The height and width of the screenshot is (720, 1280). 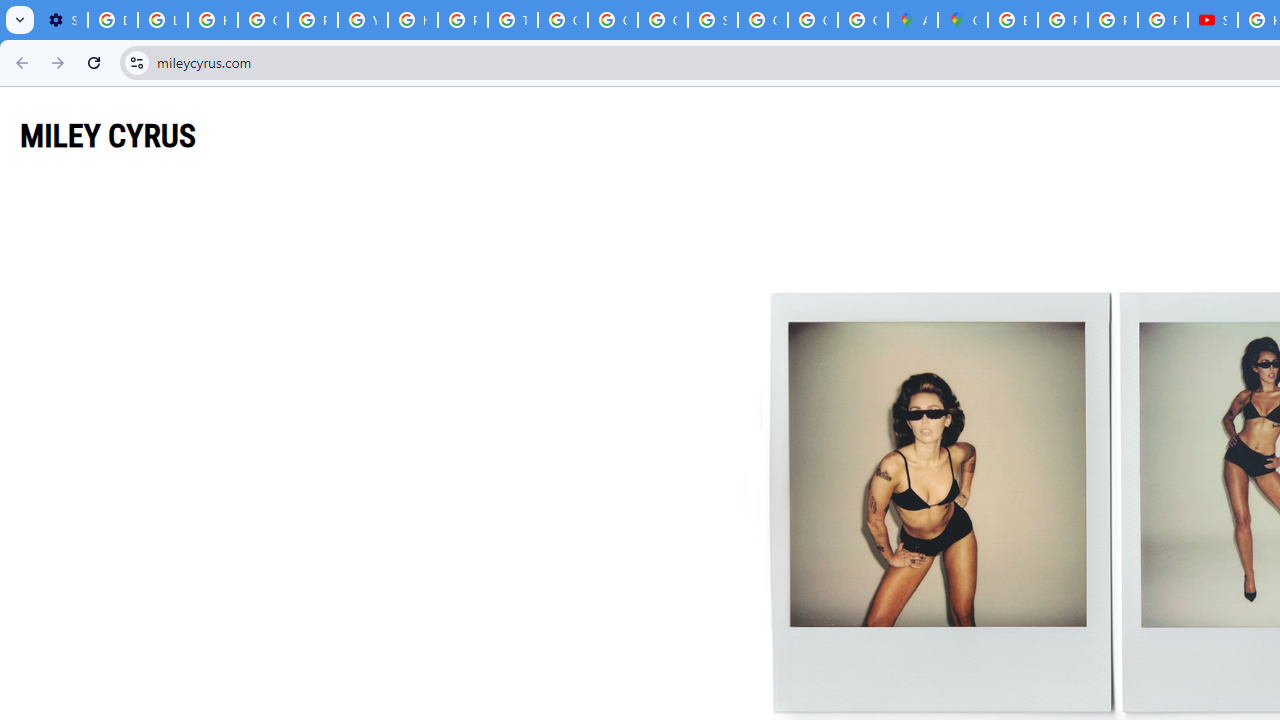 I want to click on 'MILEY CYRUS', so click(x=107, y=135).